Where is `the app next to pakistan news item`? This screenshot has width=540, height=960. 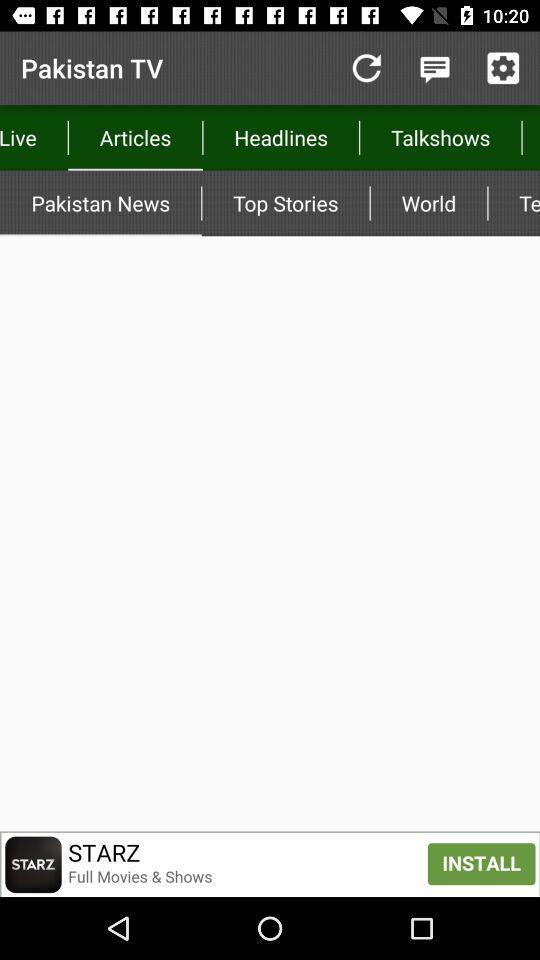
the app next to pakistan news item is located at coordinates (284, 203).